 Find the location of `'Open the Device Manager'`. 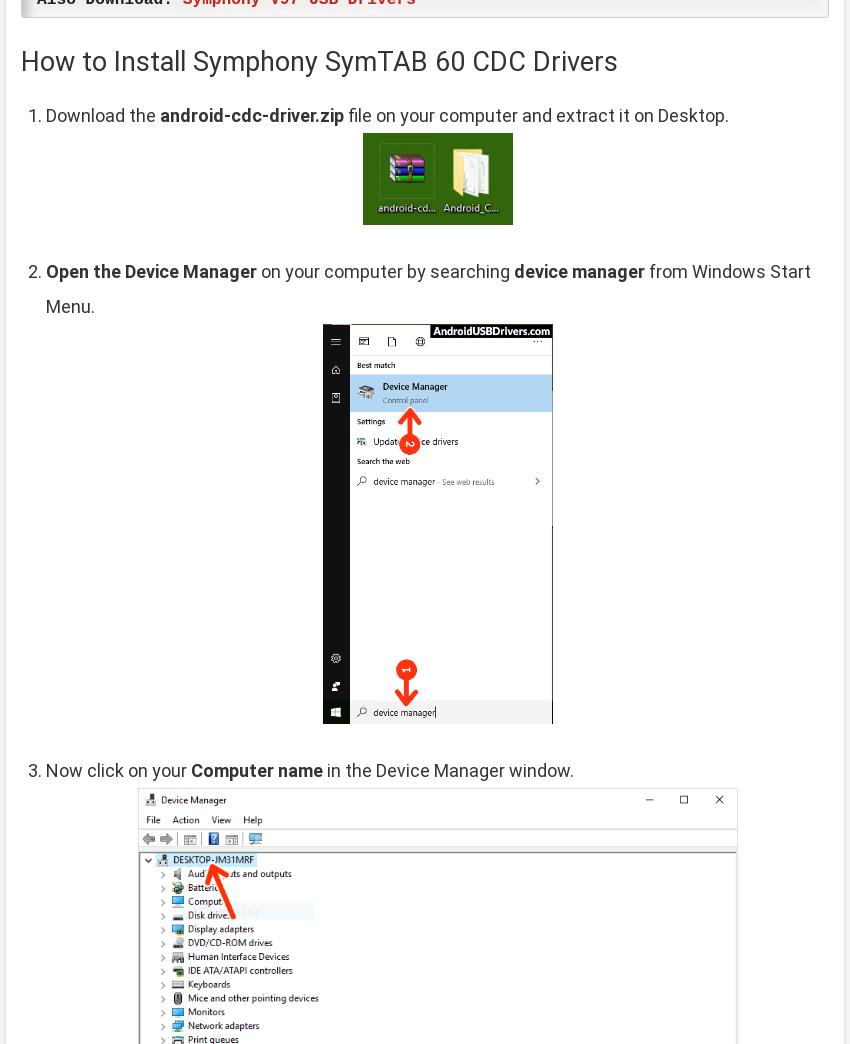

'Open the Device Manager' is located at coordinates (151, 270).